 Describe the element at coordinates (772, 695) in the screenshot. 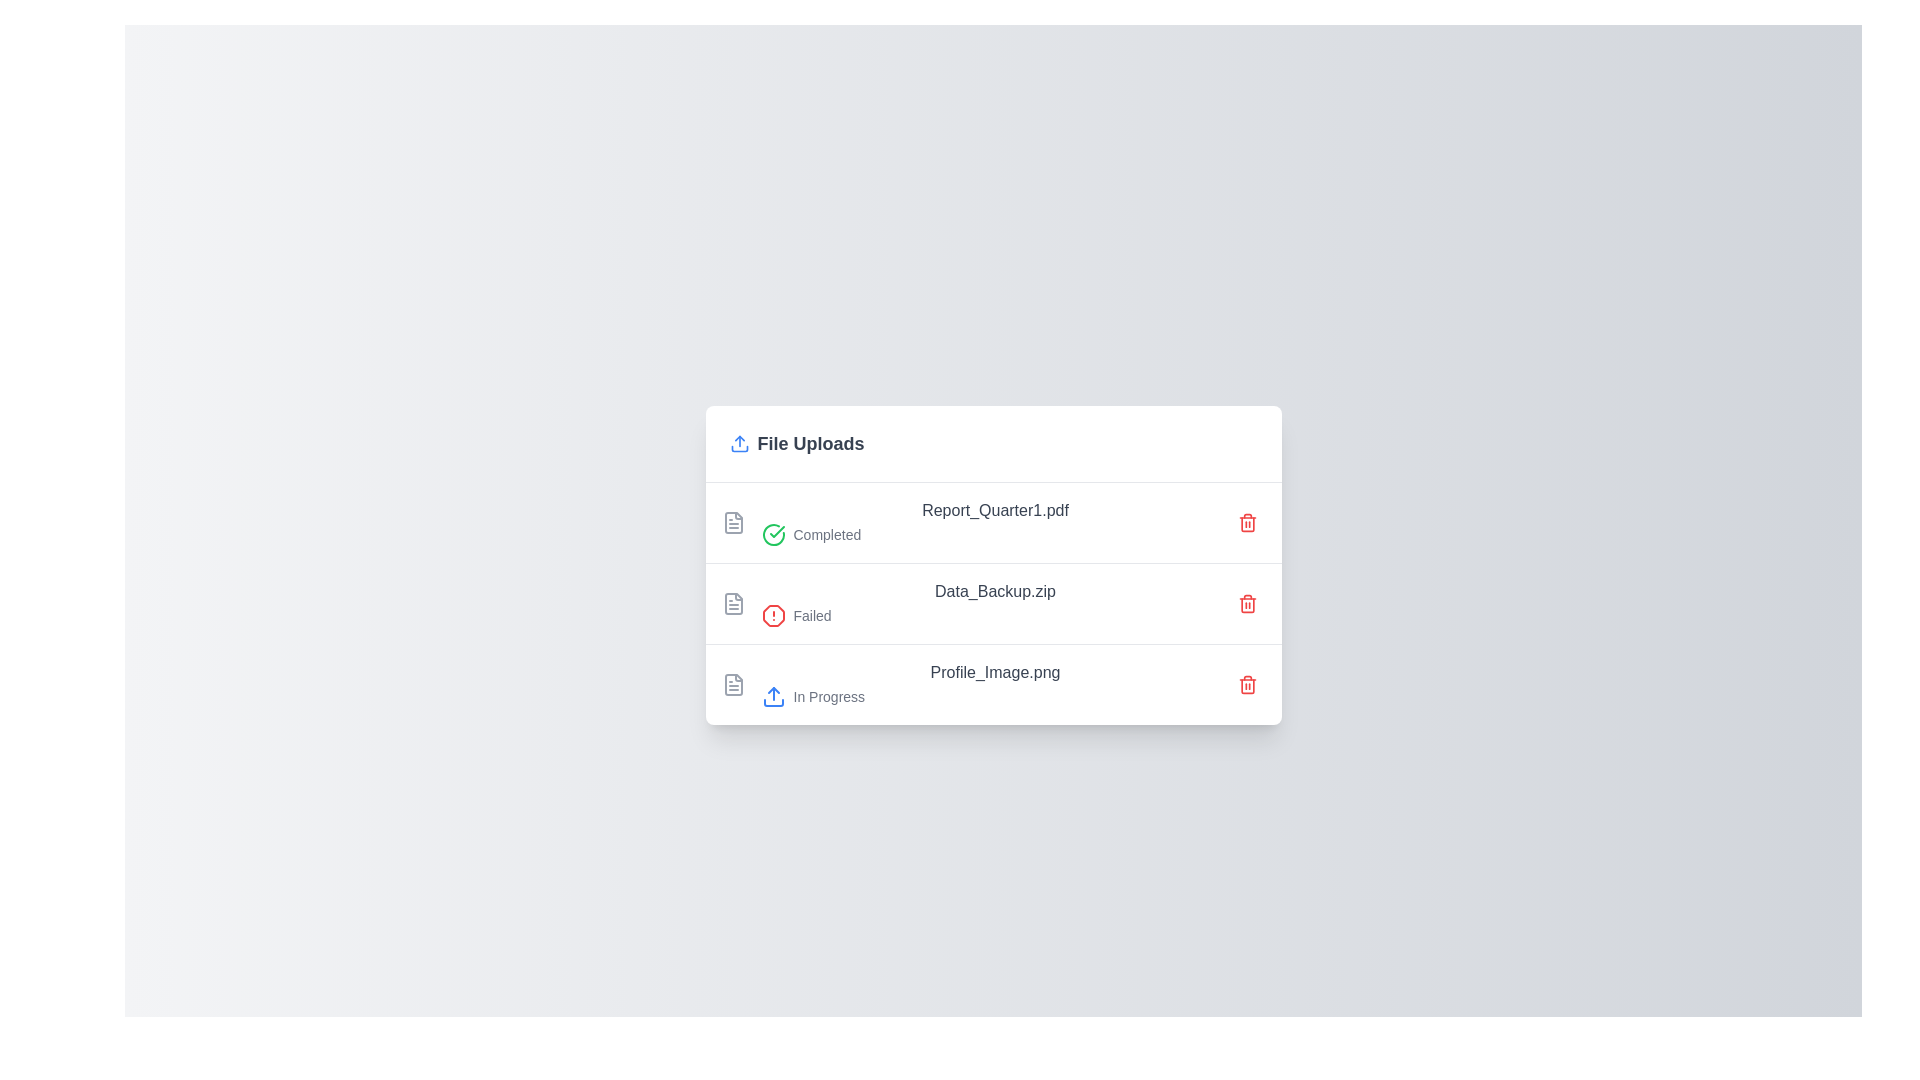

I see `the small, blue upward-pointing arrow icon indicating an upload action, which is positioned prominently to the left of the 'In Progress' status label in the third row of the file upload status list` at that location.